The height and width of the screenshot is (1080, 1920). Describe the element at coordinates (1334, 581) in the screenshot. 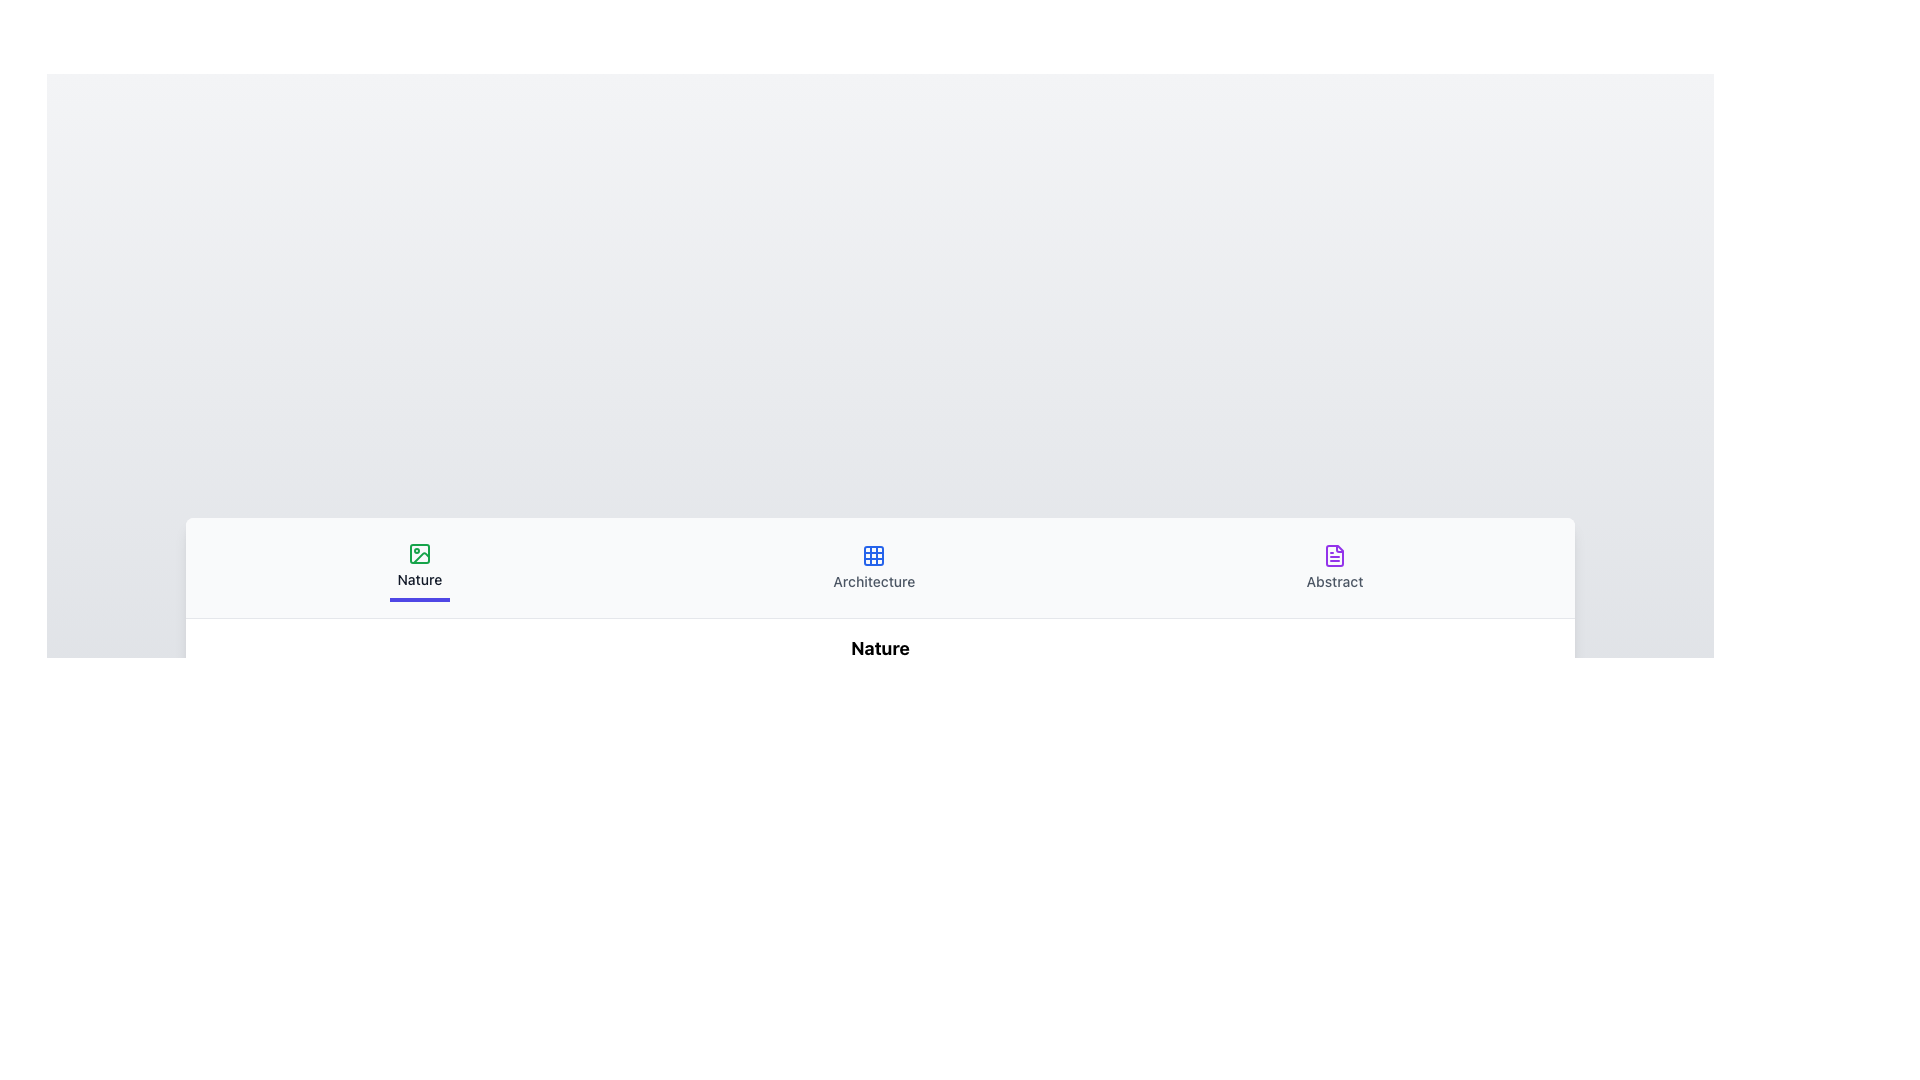

I see `the text label 'Abstract' which is styled in a medium weight and located below a purple document icon` at that location.